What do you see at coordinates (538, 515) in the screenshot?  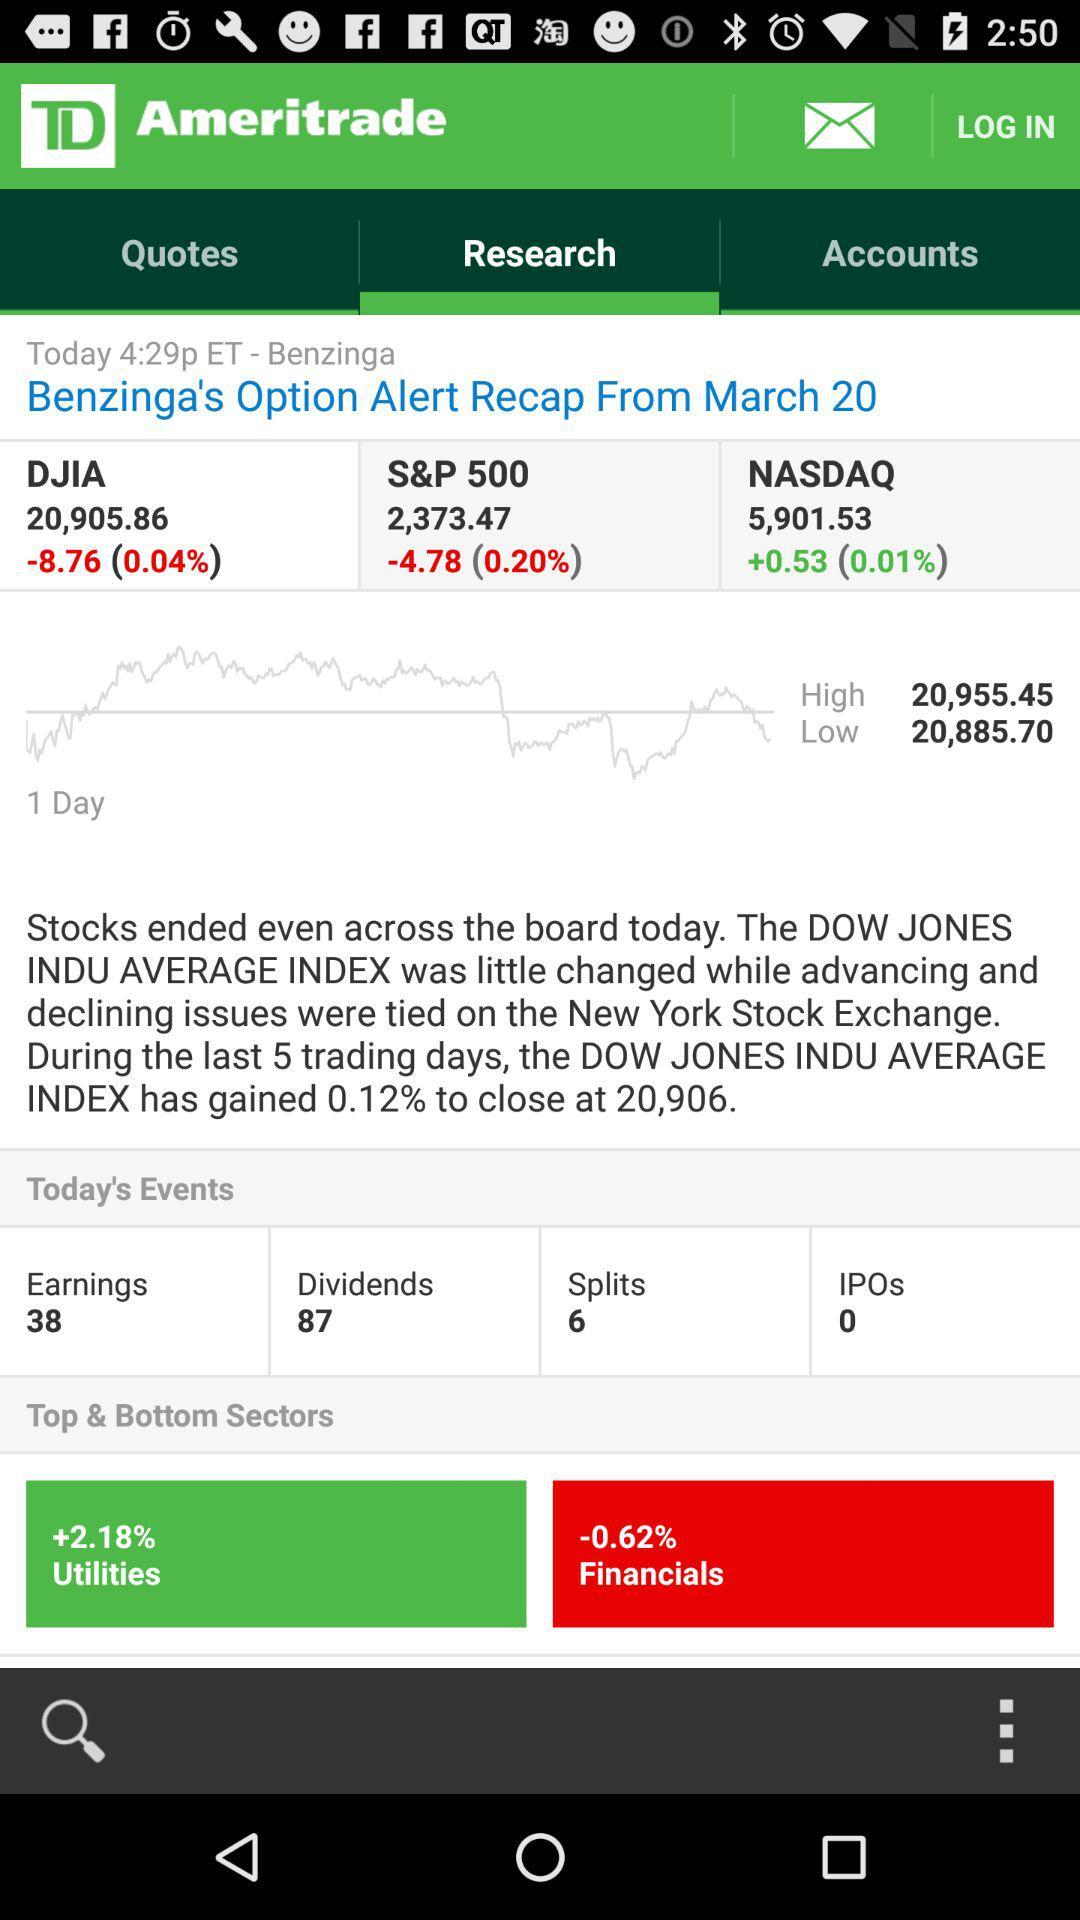 I see `s p 500` at bounding box center [538, 515].